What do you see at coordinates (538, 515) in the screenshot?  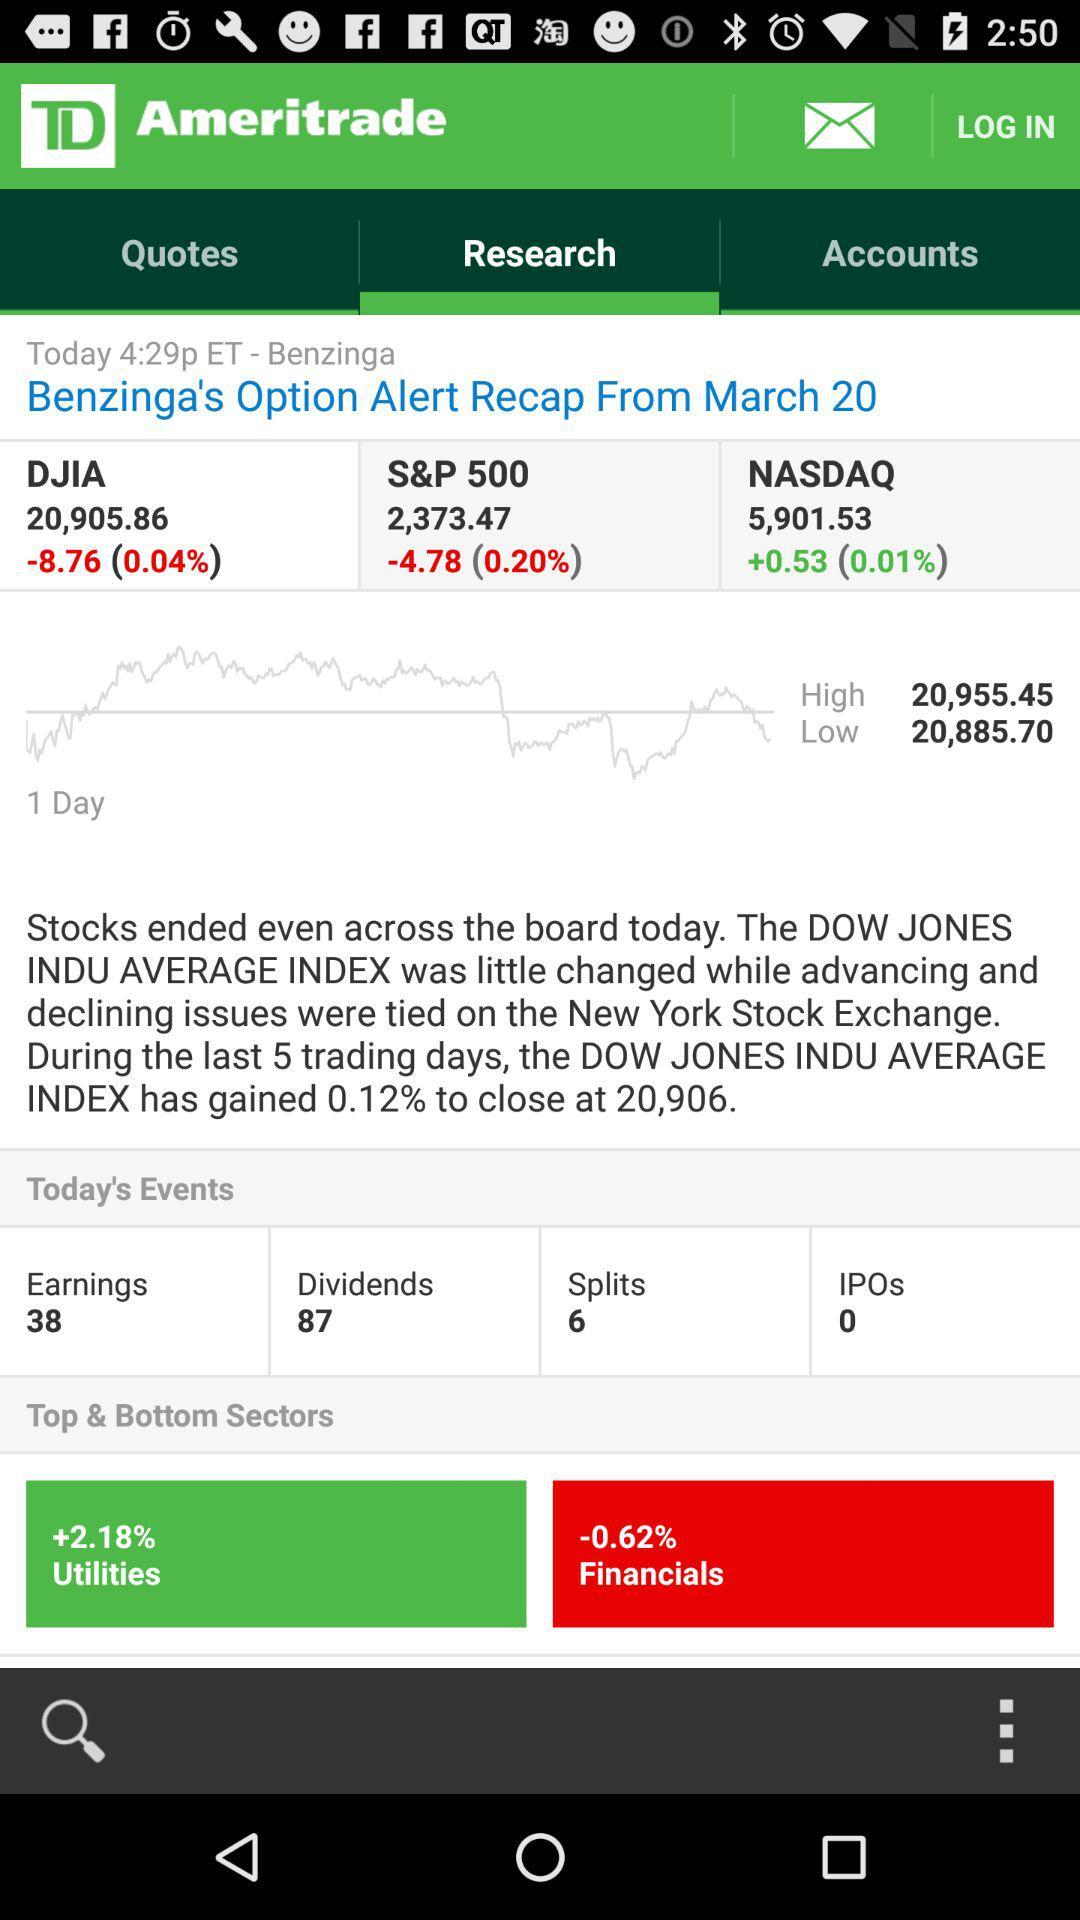 I see `s p 500` at bounding box center [538, 515].